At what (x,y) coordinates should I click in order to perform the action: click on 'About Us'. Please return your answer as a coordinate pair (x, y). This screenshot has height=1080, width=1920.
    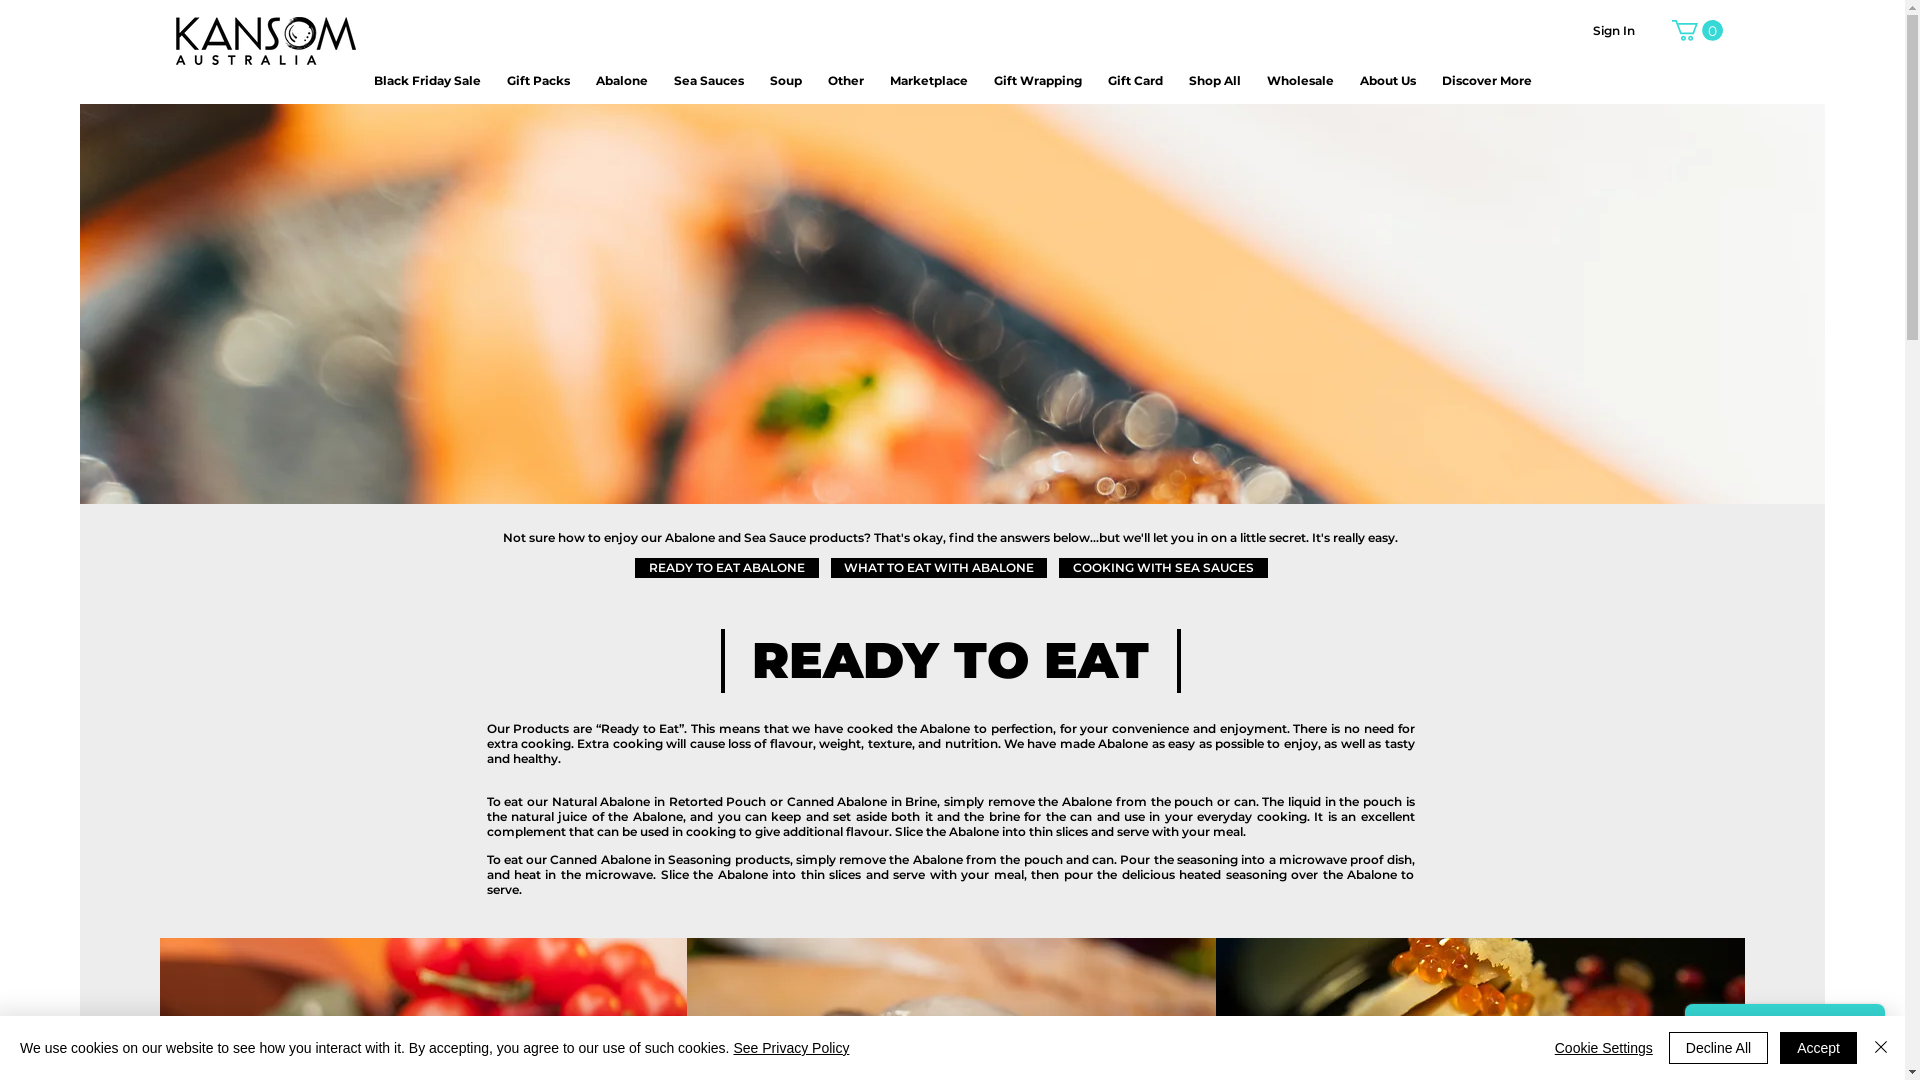
    Looking at the image, I should click on (1359, 79).